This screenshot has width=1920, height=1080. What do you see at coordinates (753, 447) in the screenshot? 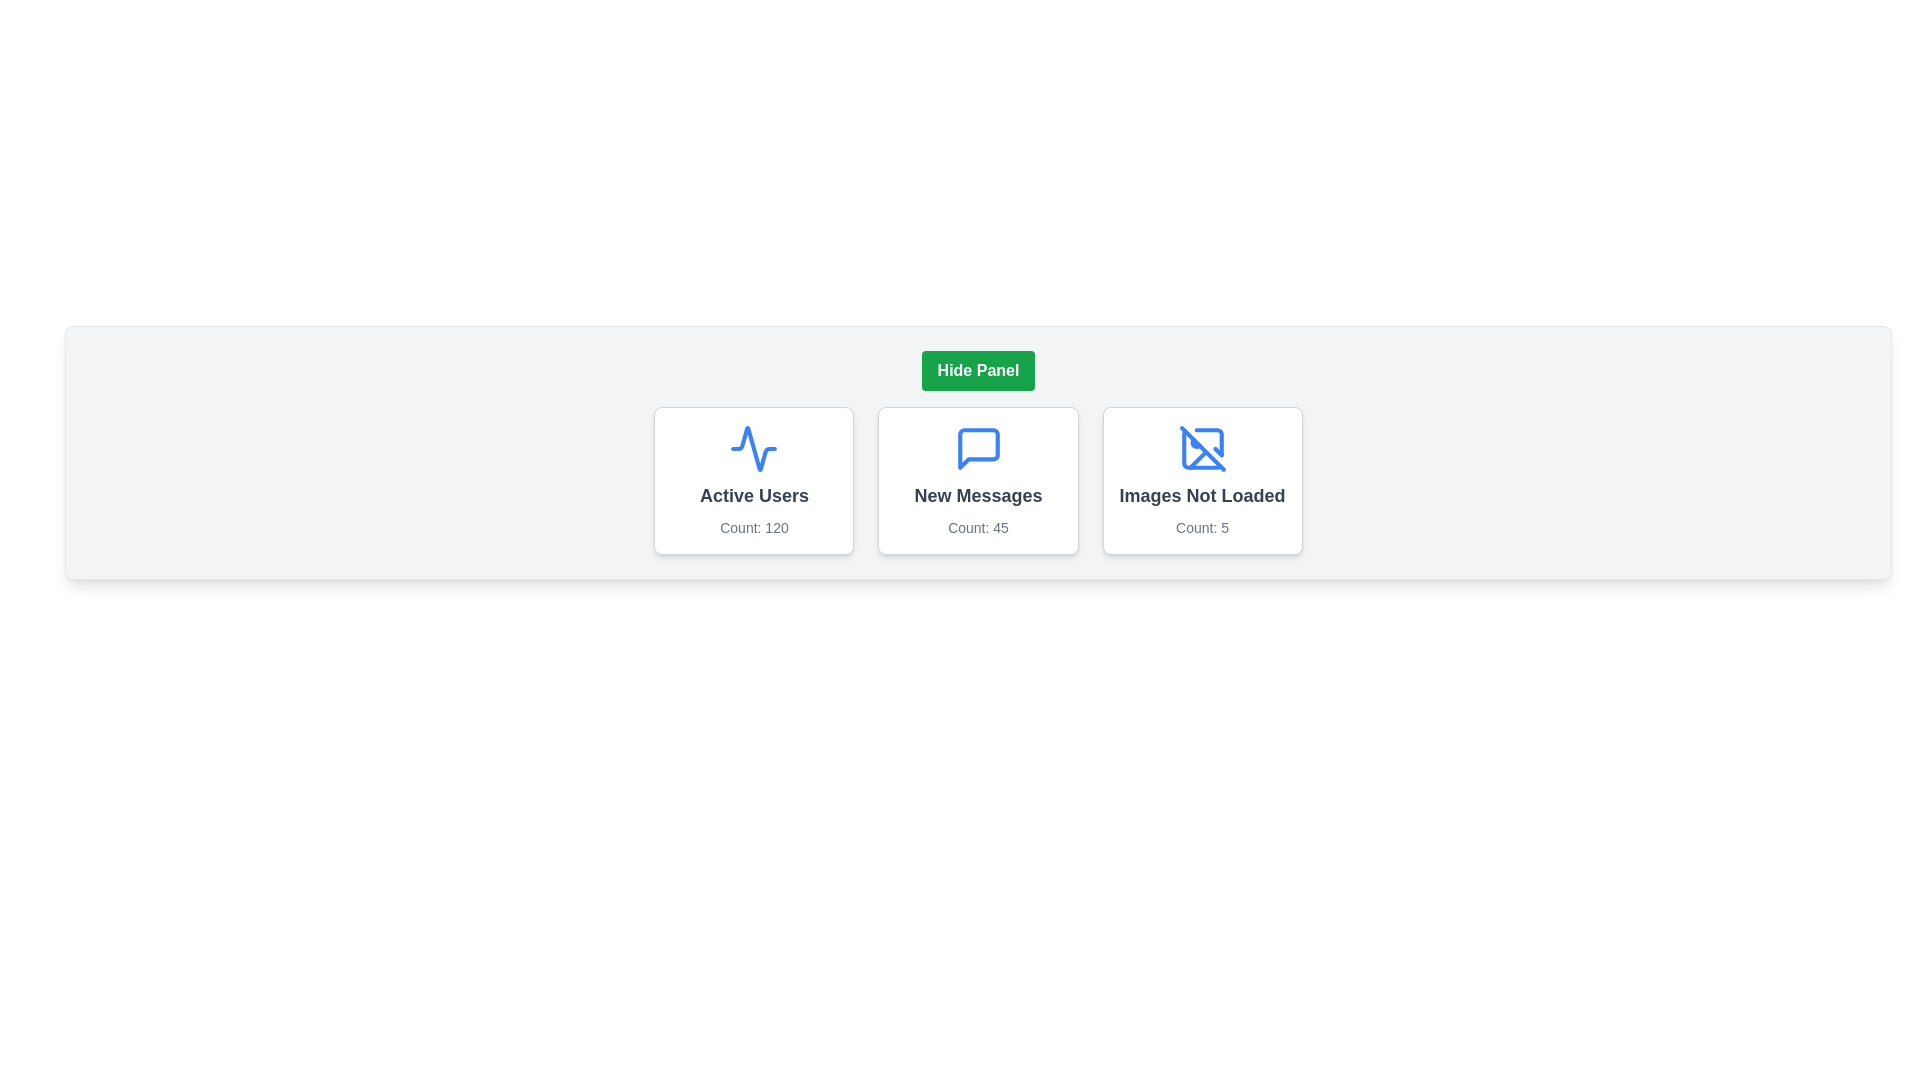
I see `the stylized waveform icon in vibrant blue, located at the top of the 'Active Users' card, which is the leftmost card in a row of three` at bounding box center [753, 447].